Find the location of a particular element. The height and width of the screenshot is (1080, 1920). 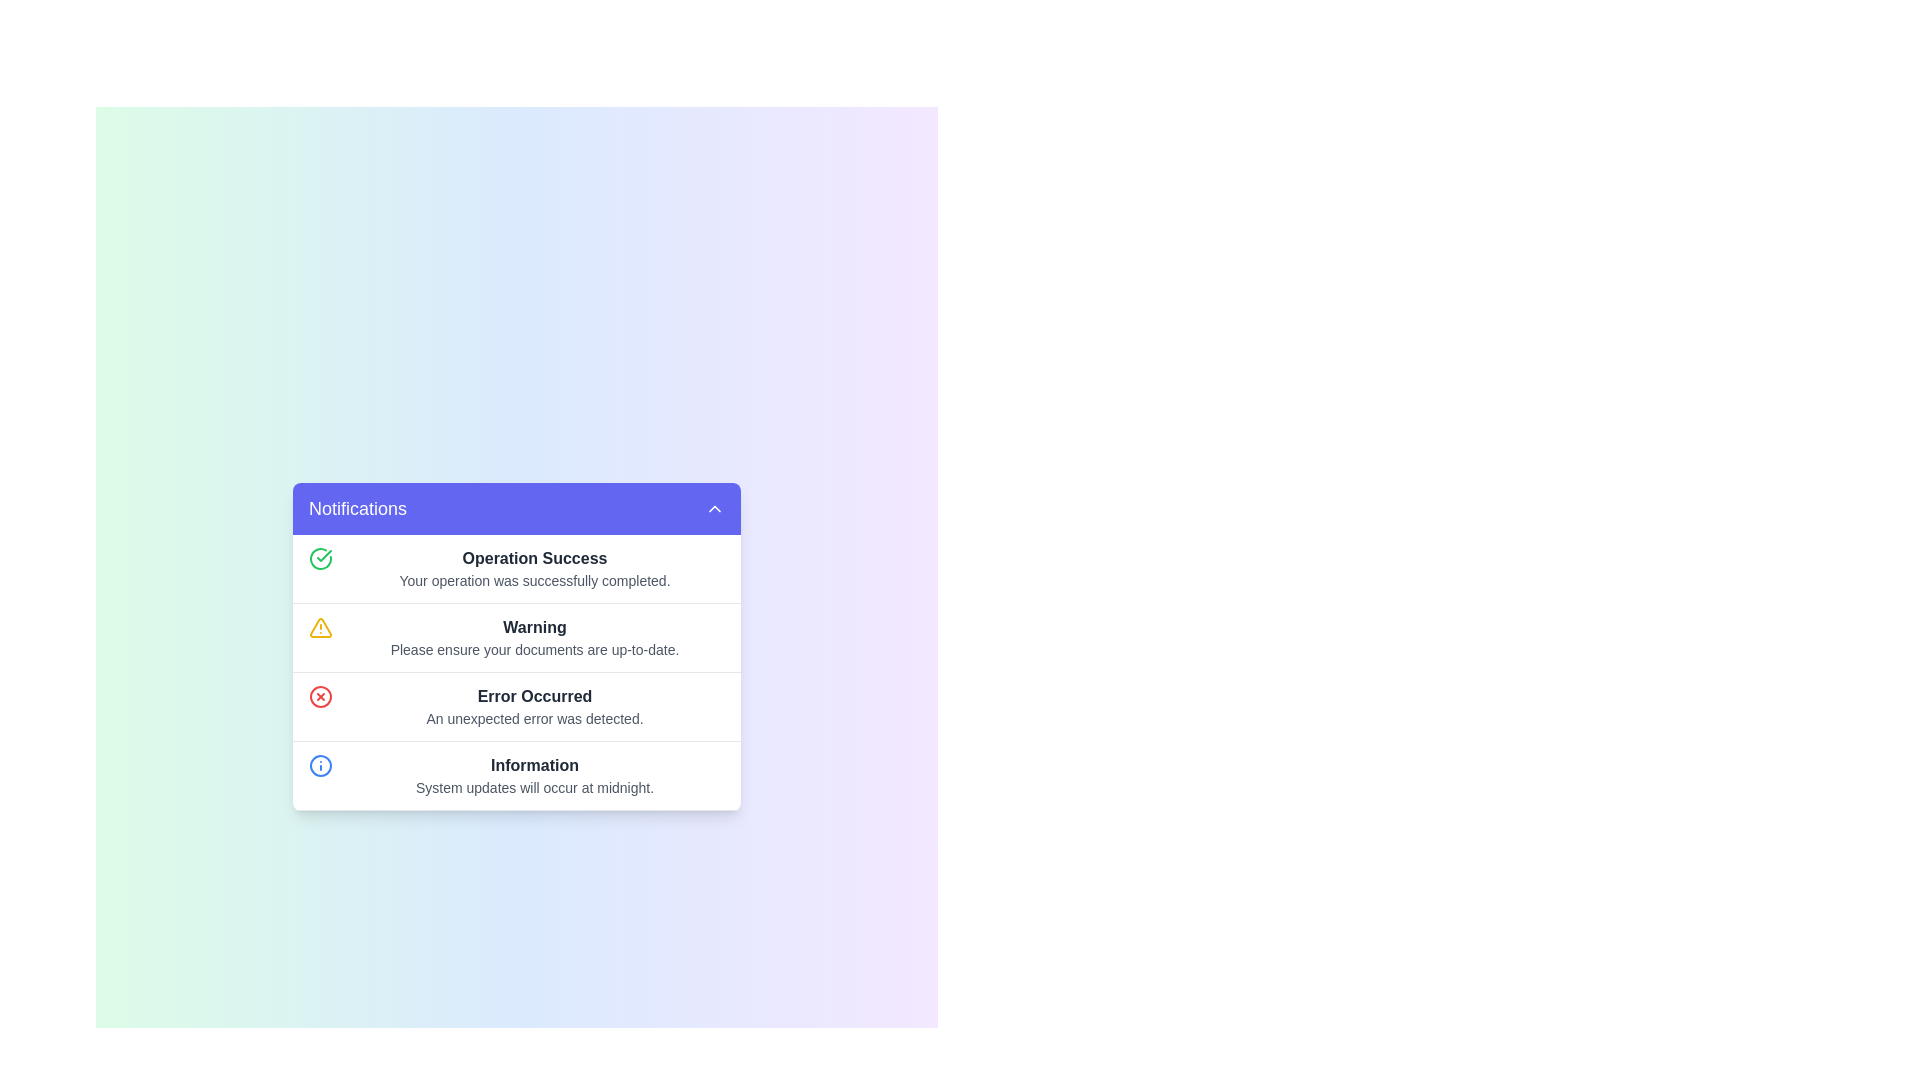

text element that contains 'Your operation was successfully completed.', which is styled in smaller, gray-colored text and positioned below the title 'Operation Success' is located at coordinates (534, 581).